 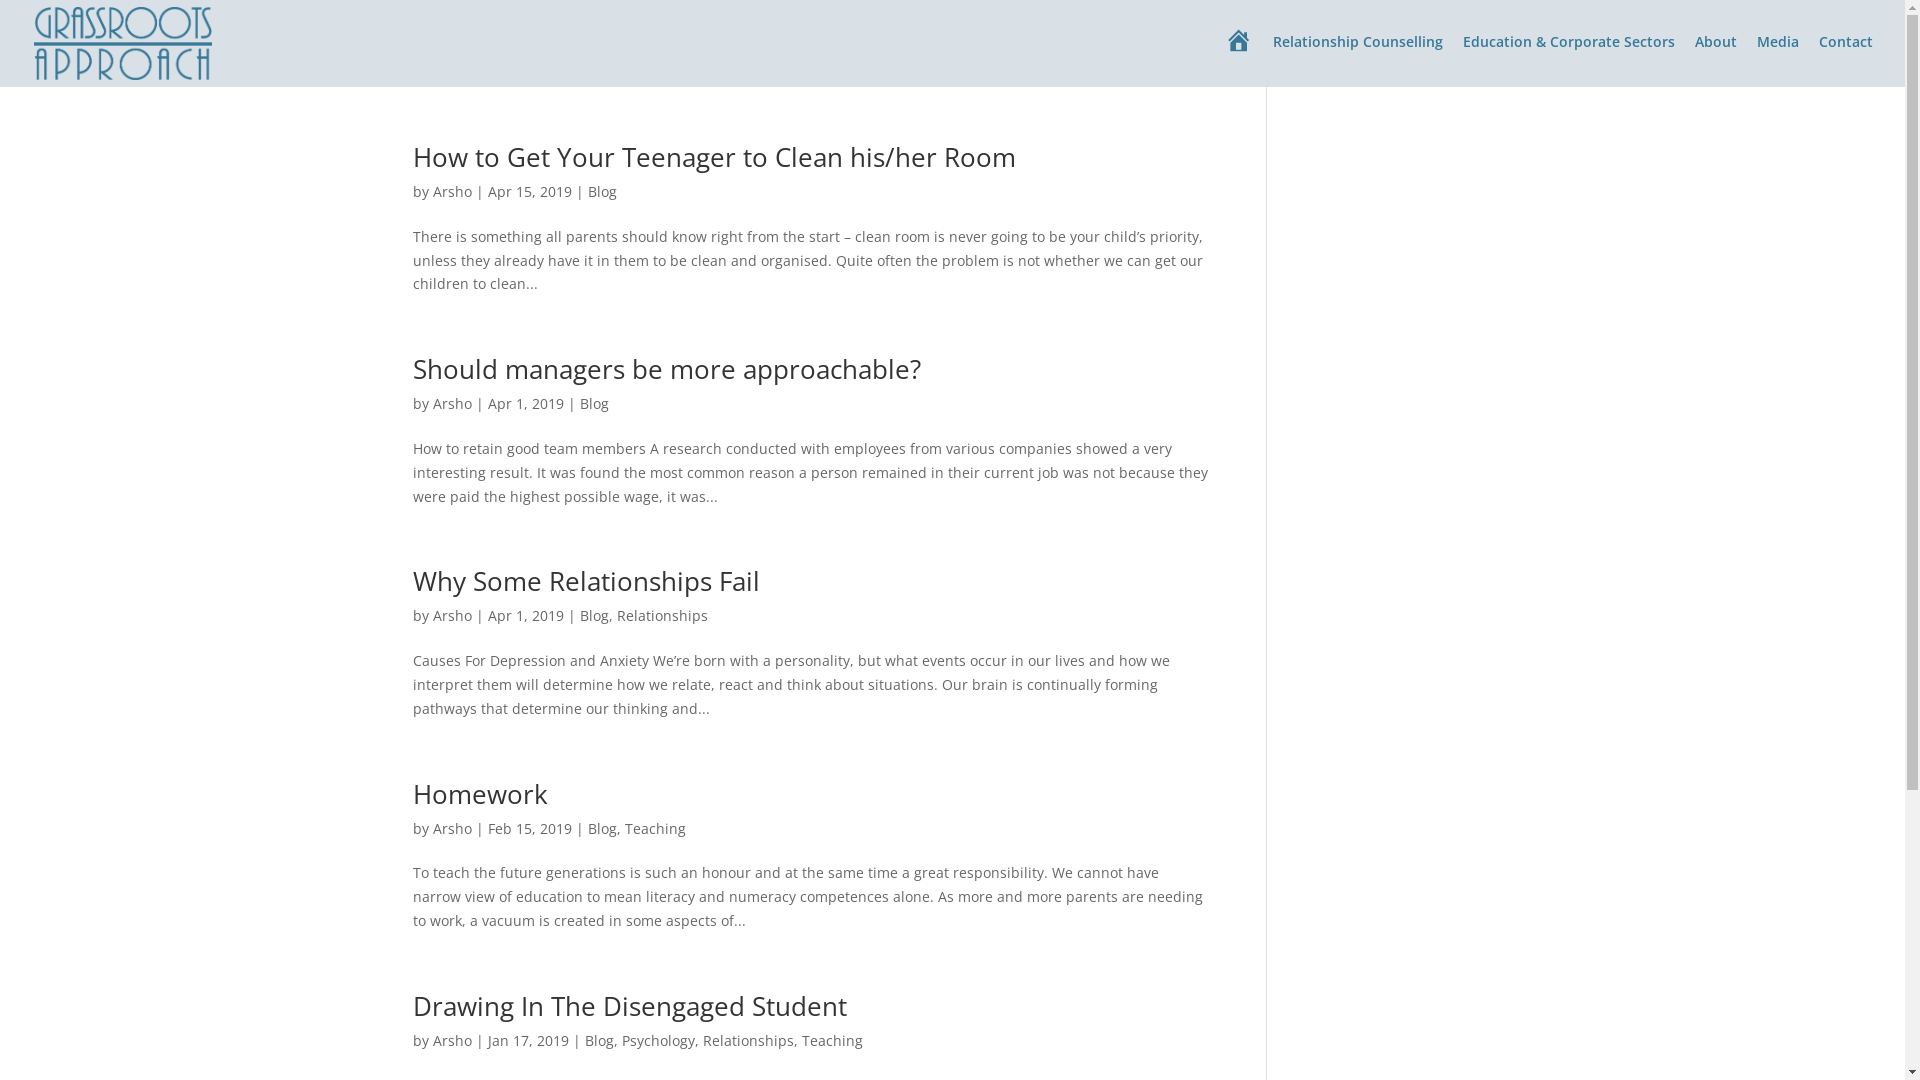 What do you see at coordinates (623, 828) in the screenshot?
I see `'Teaching'` at bounding box center [623, 828].